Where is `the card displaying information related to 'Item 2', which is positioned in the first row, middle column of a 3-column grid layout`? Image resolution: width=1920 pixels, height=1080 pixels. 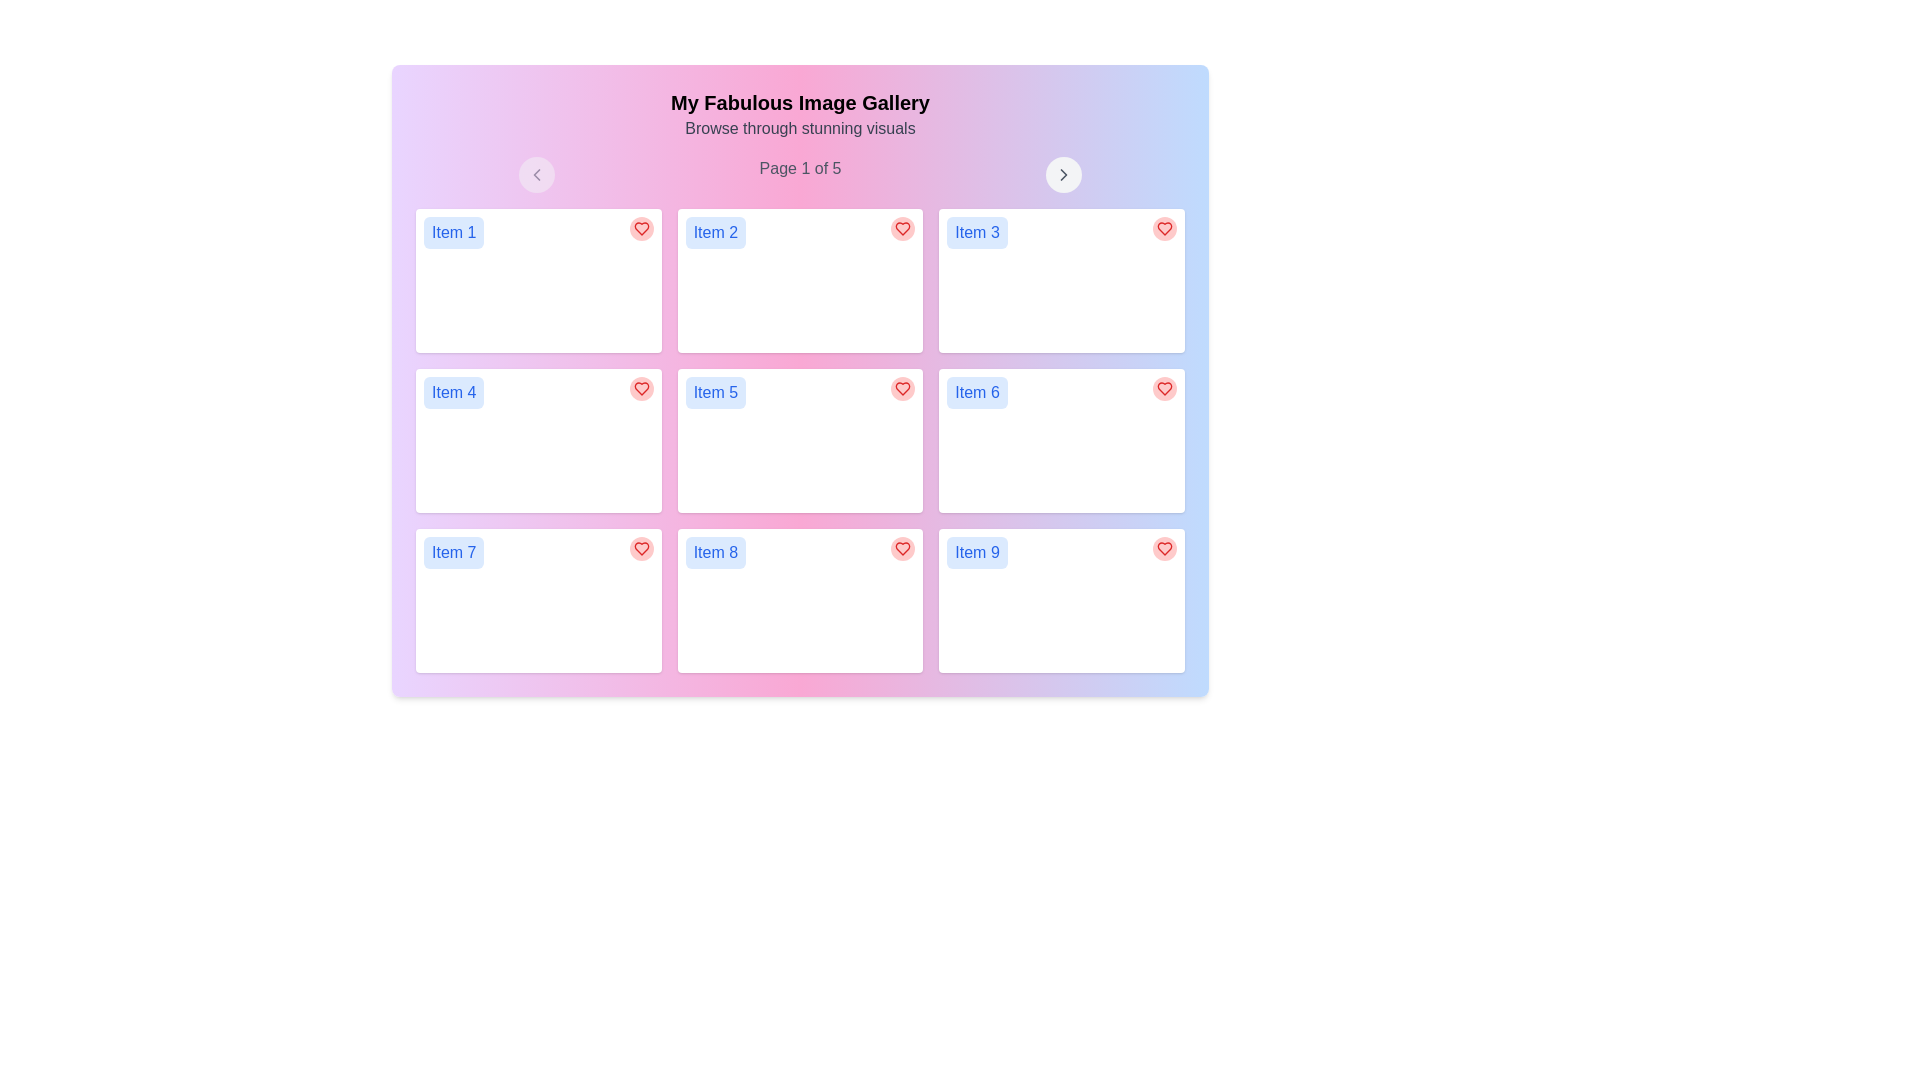 the card displaying information related to 'Item 2', which is positioned in the first row, middle column of a 3-column grid layout is located at coordinates (800, 281).